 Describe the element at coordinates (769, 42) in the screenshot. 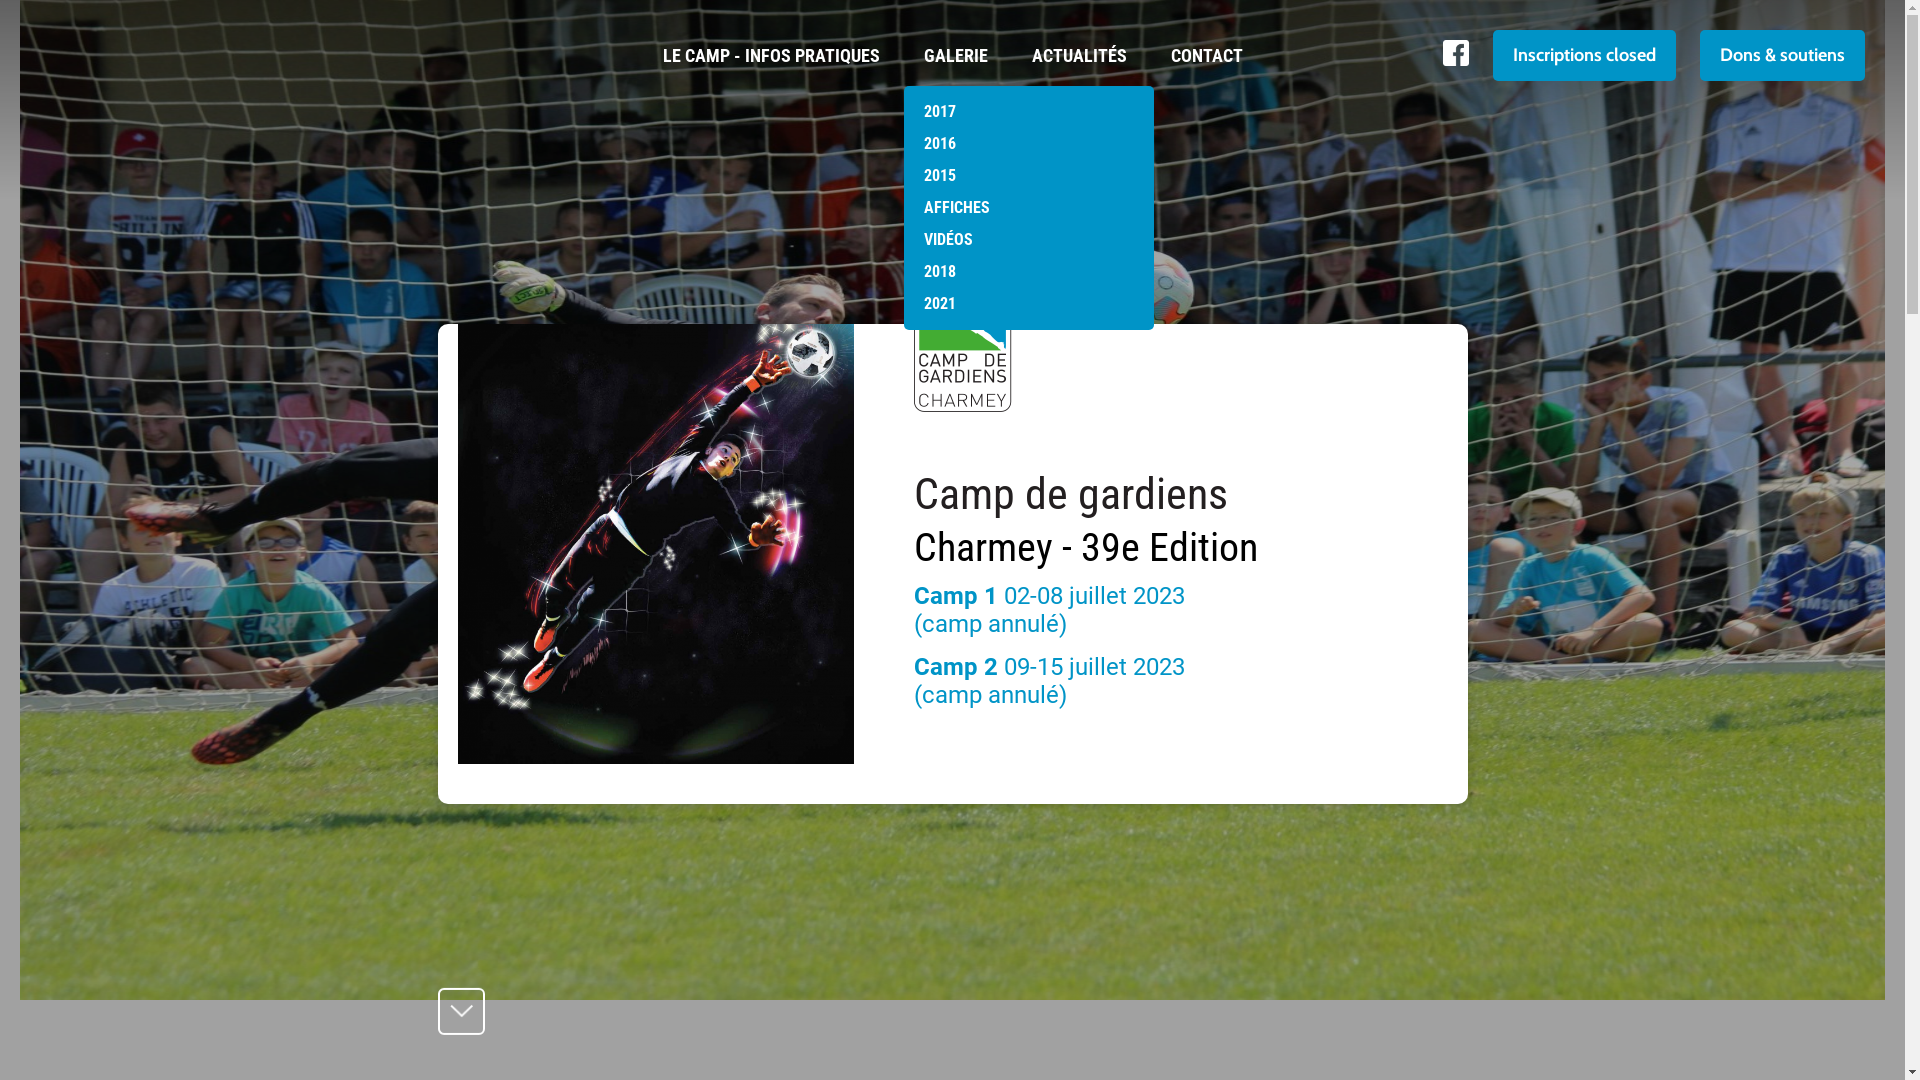

I see `'LE CAMP - INFOS PRATIQUES'` at that location.